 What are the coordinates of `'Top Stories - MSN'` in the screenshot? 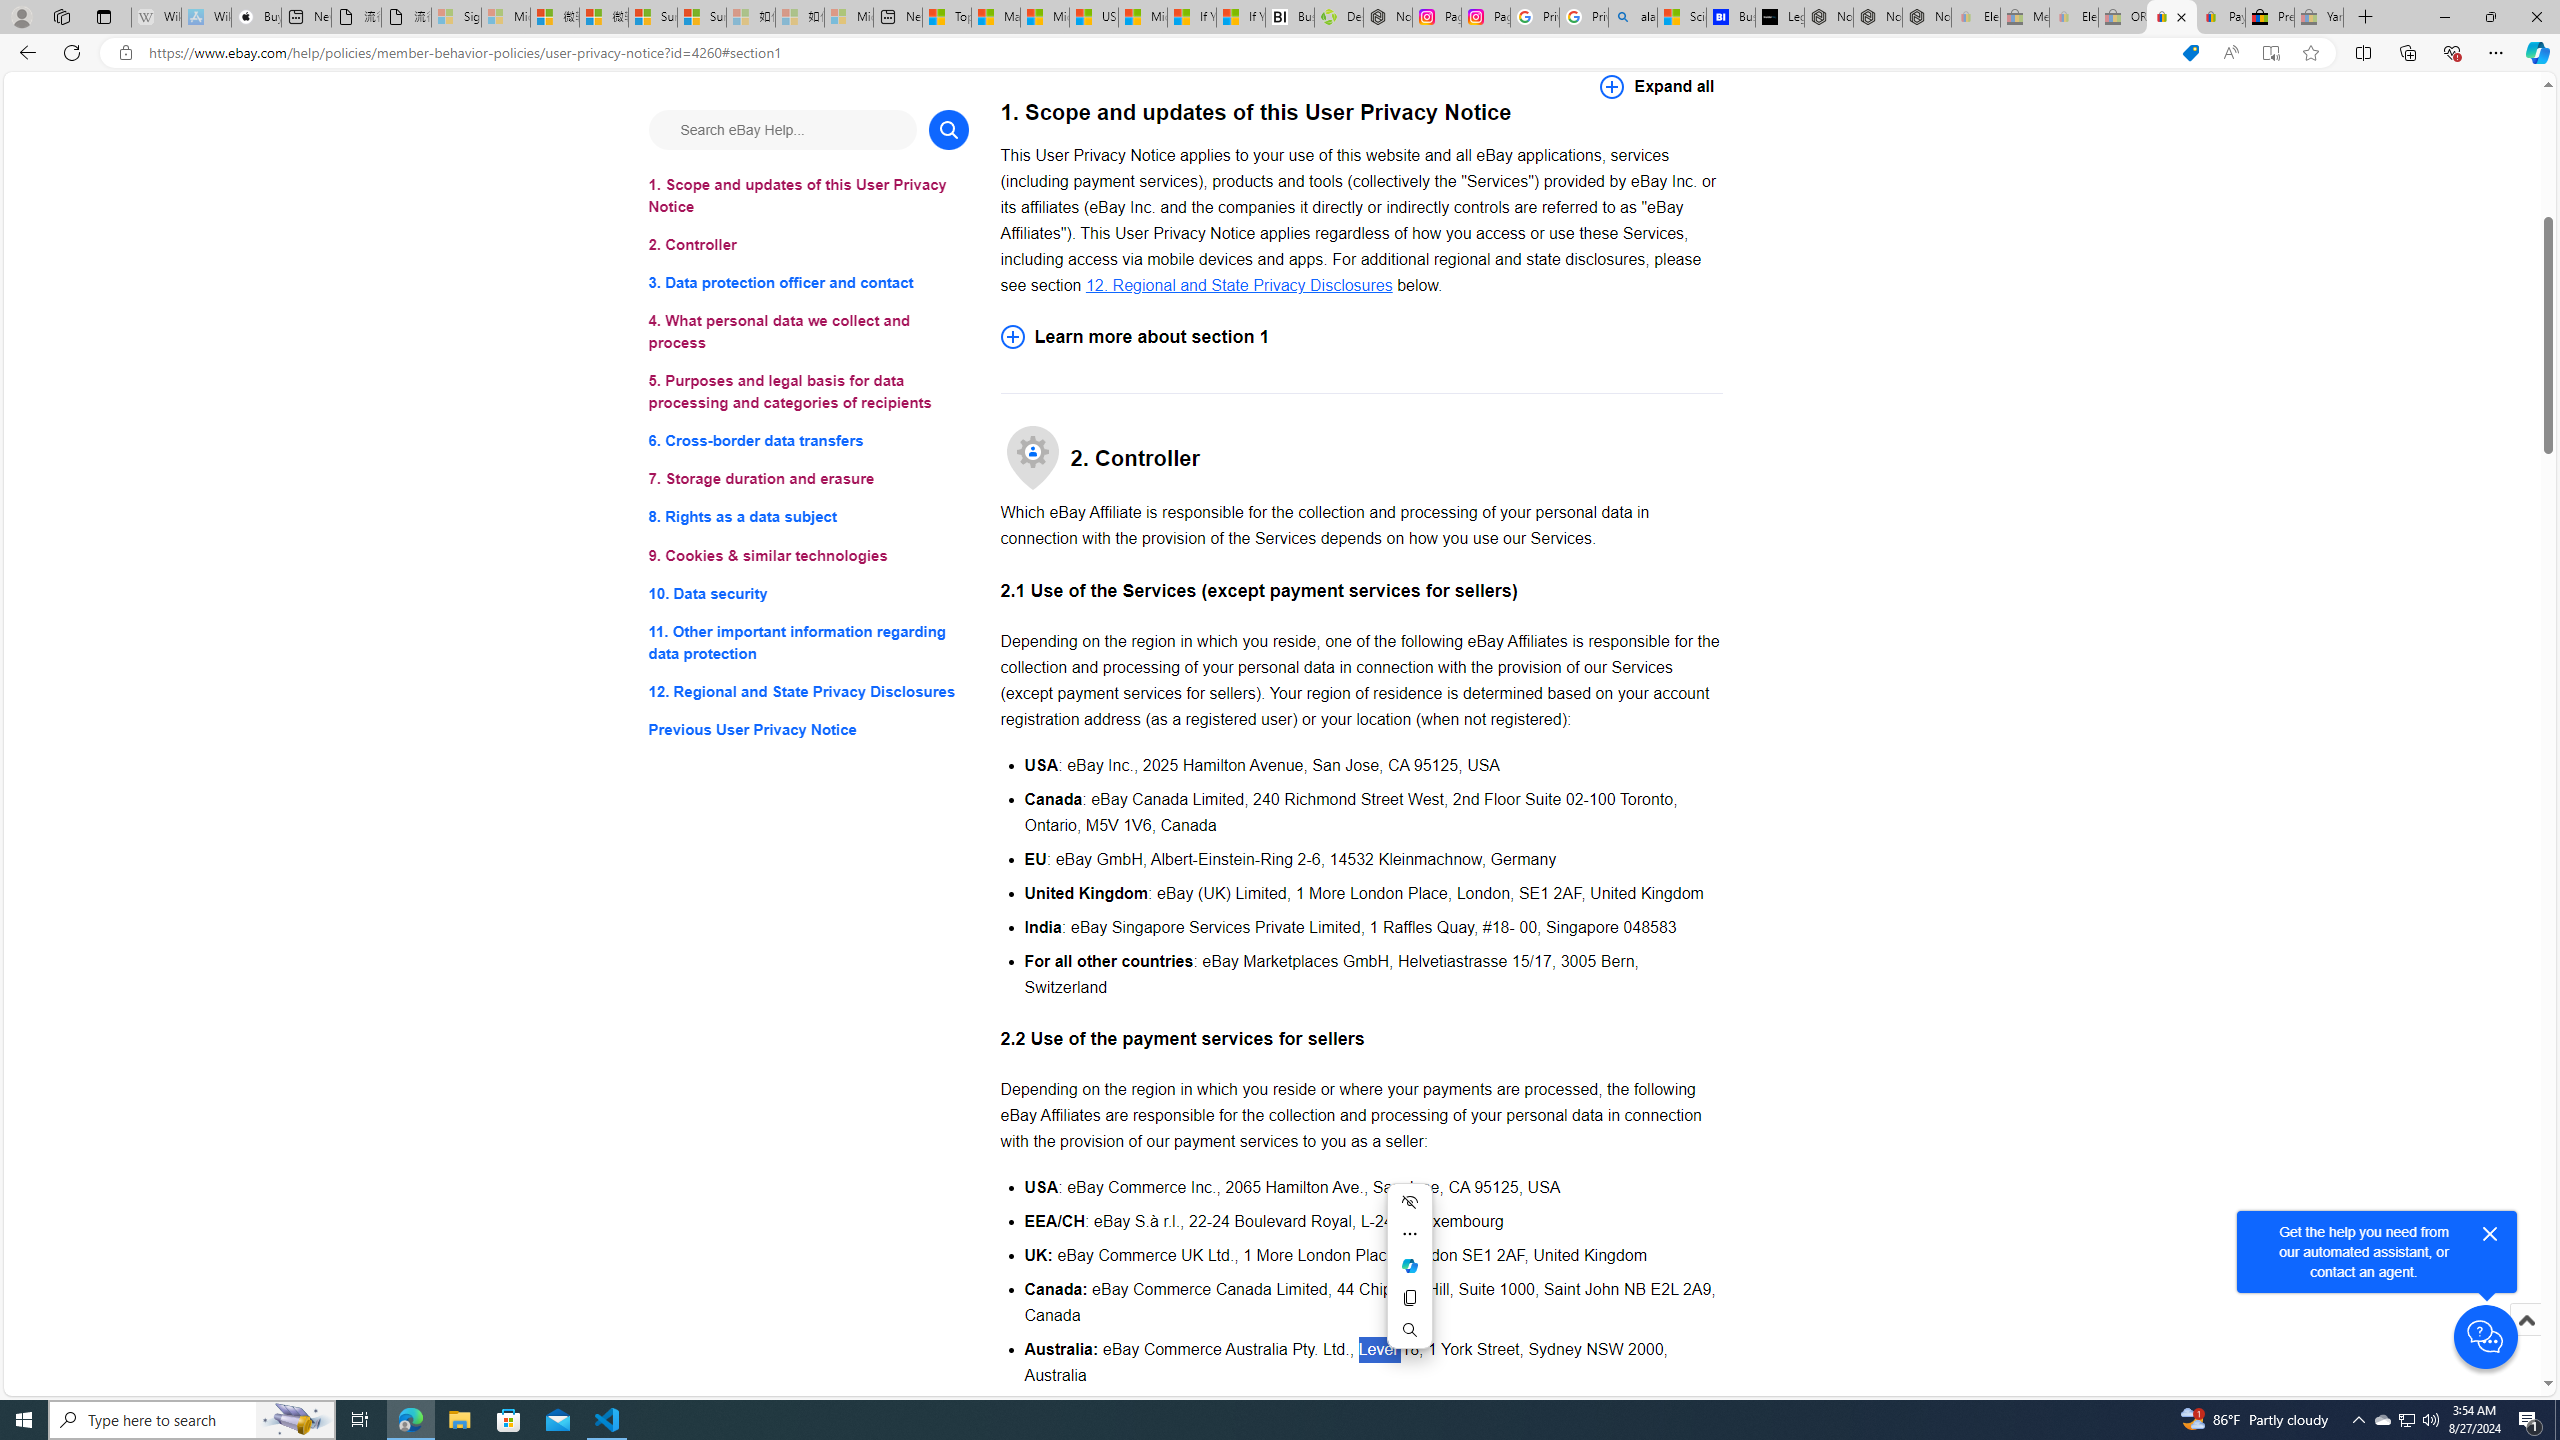 It's located at (946, 16).